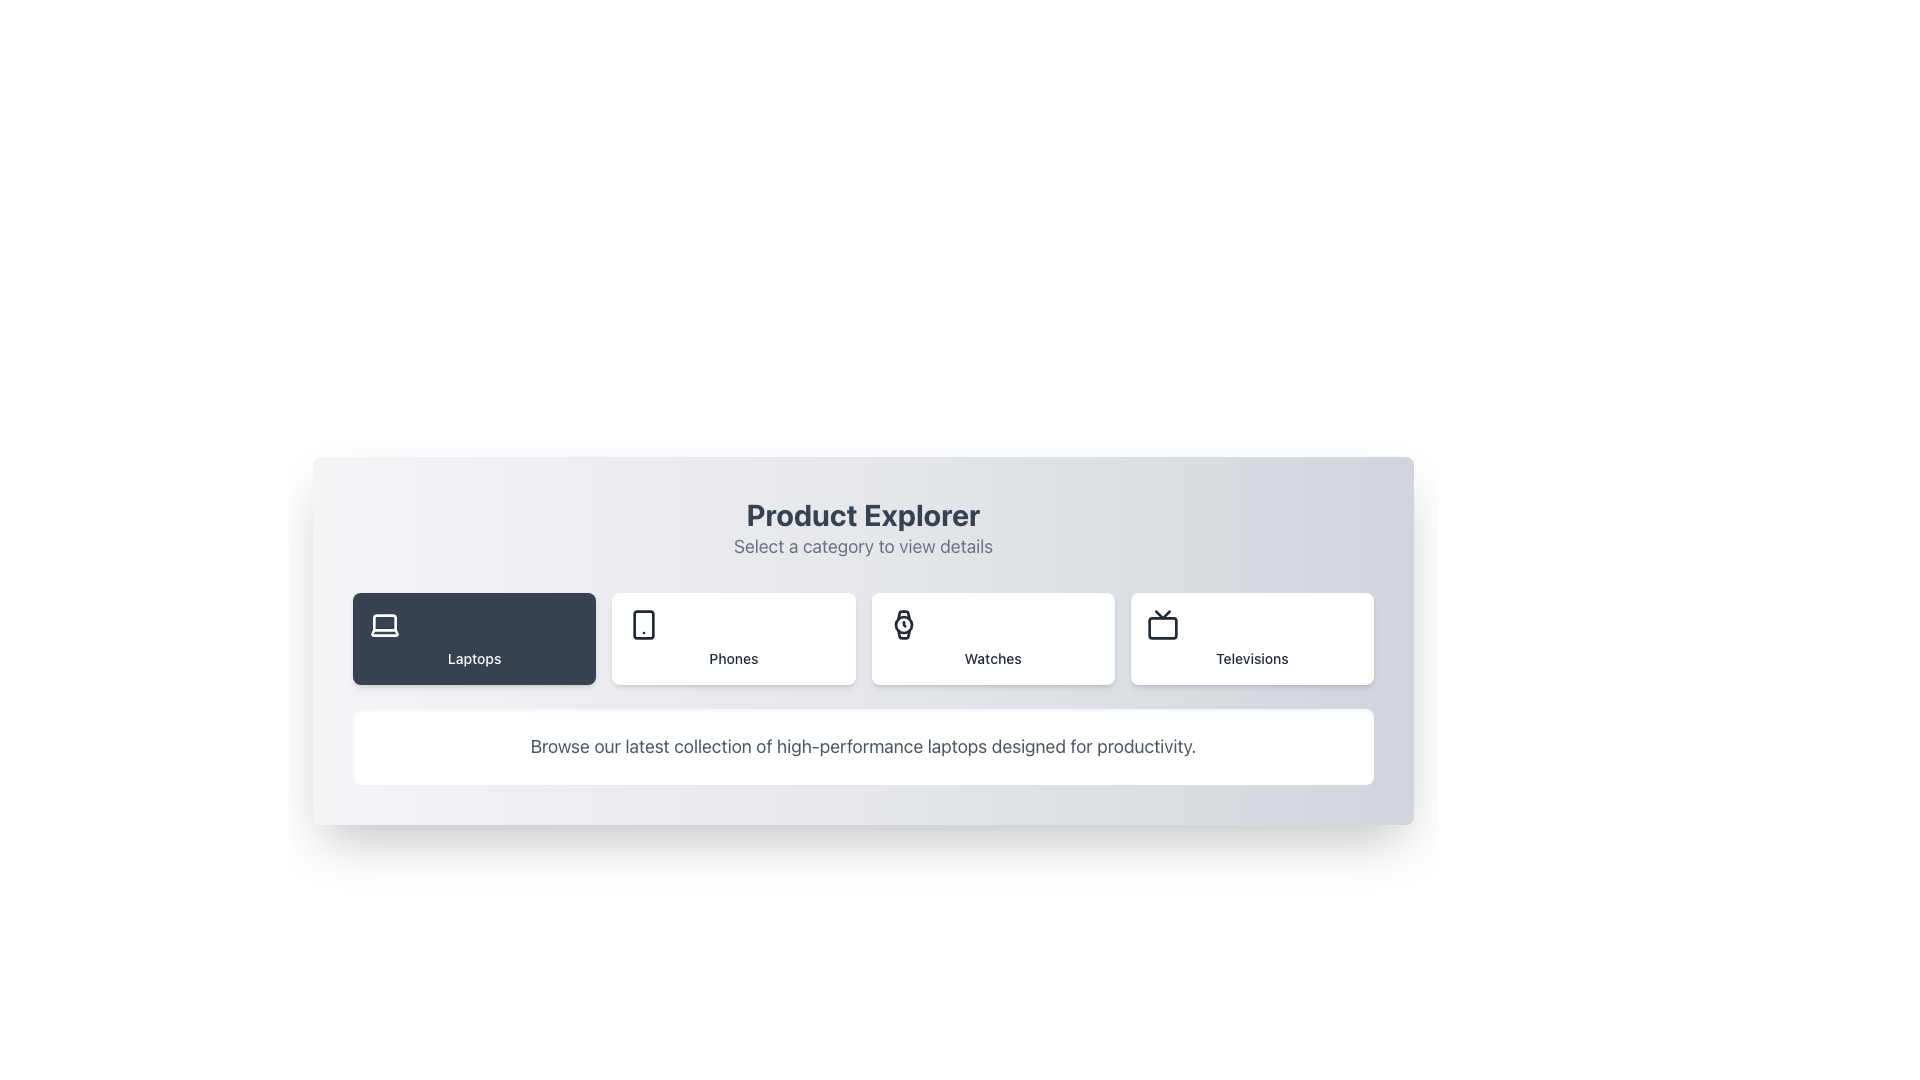 This screenshot has width=1920, height=1080. I want to click on the larger rounded rectangle SVG shape that represents the body of the smartphone icon in the second card from the left under the 'Product Explorer' heading, so click(644, 623).